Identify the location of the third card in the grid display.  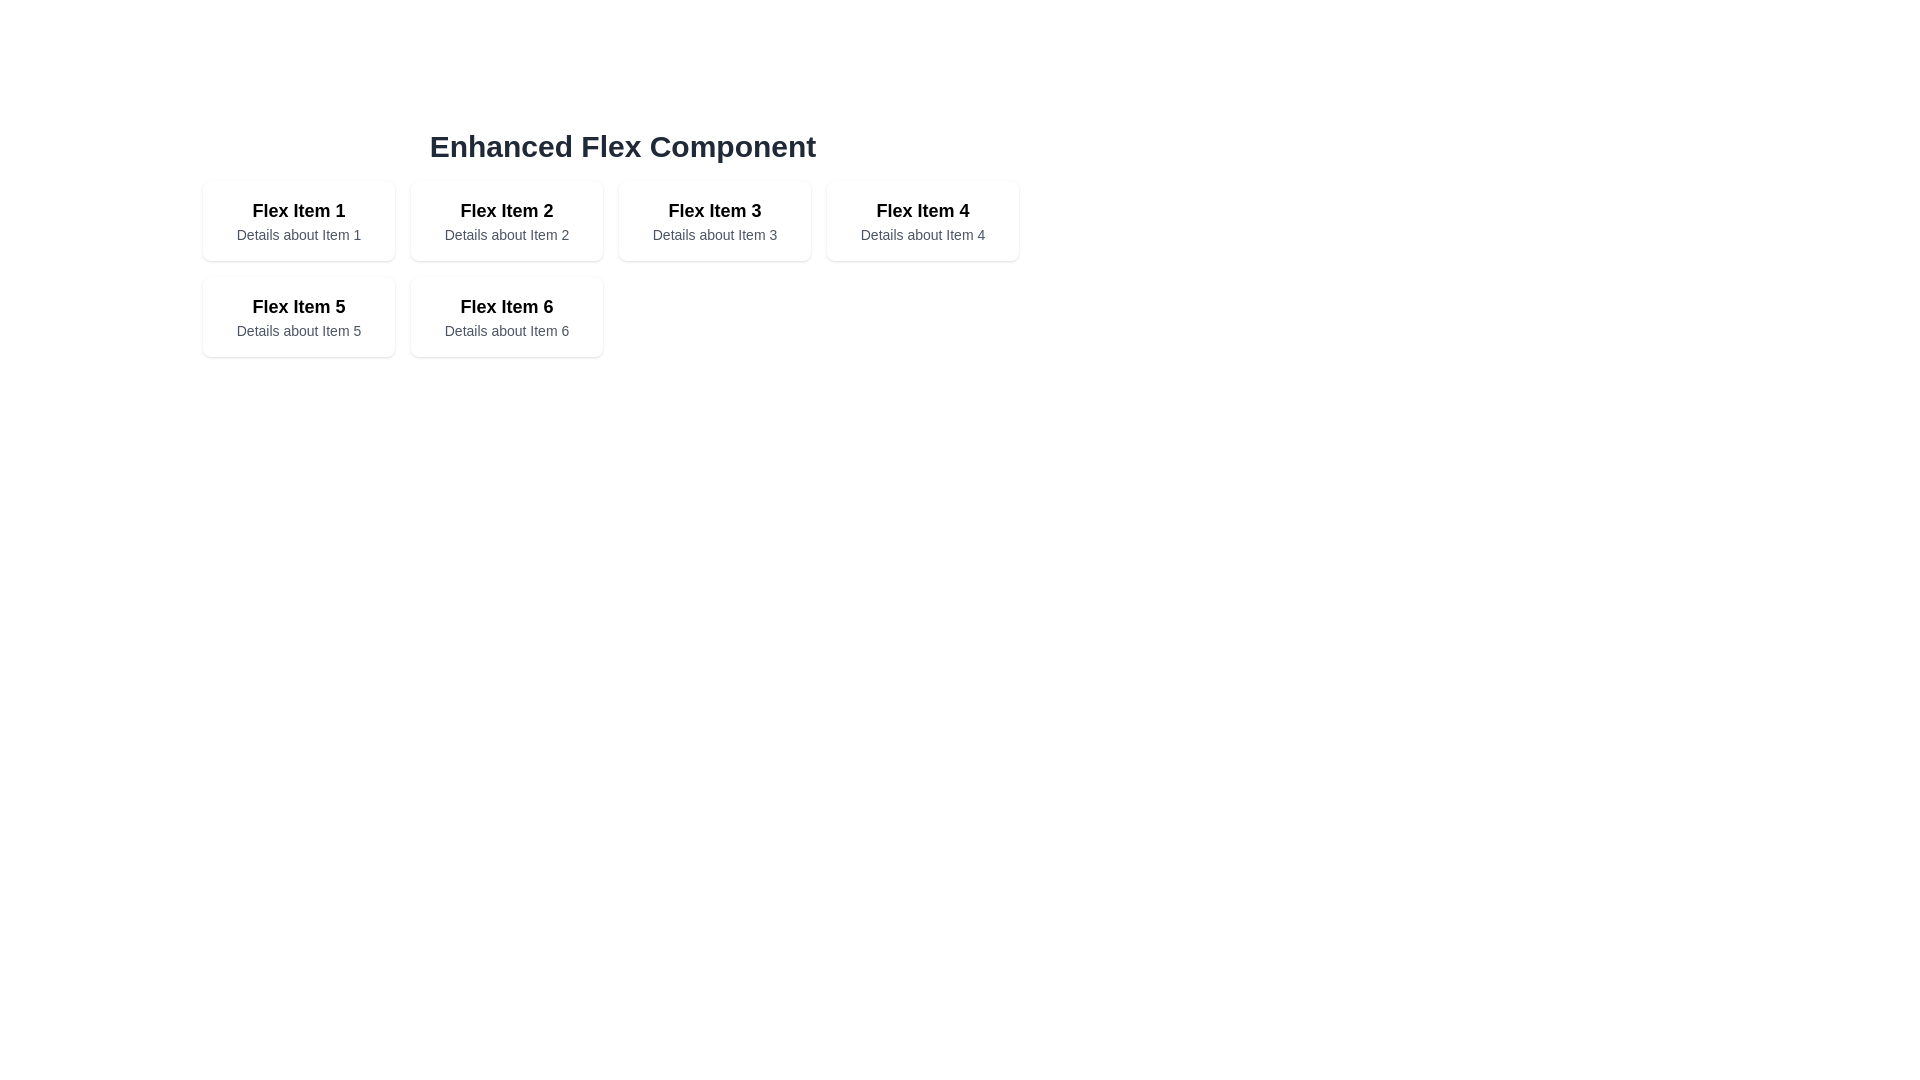
(715, 220).